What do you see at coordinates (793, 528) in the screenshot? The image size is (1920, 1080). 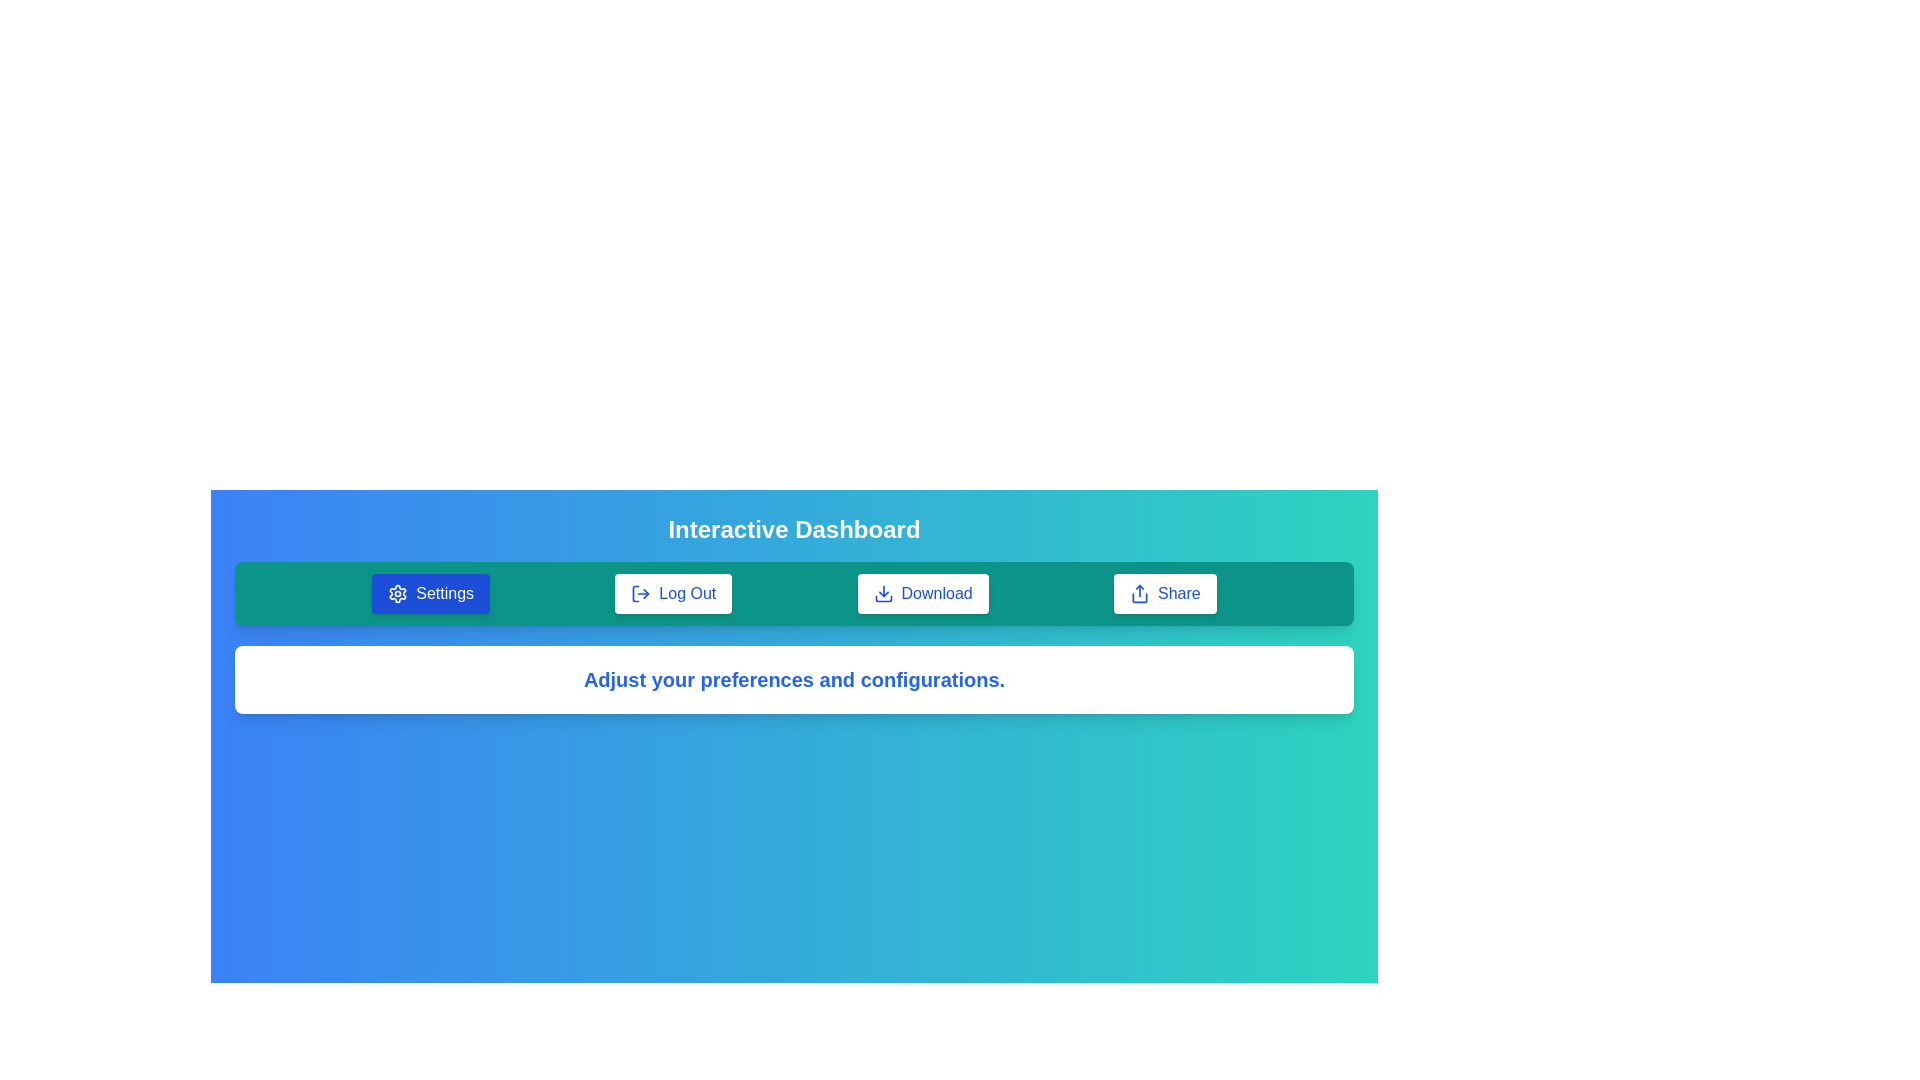 I see `the header text to focus on it` at bounding box center [793, 528].